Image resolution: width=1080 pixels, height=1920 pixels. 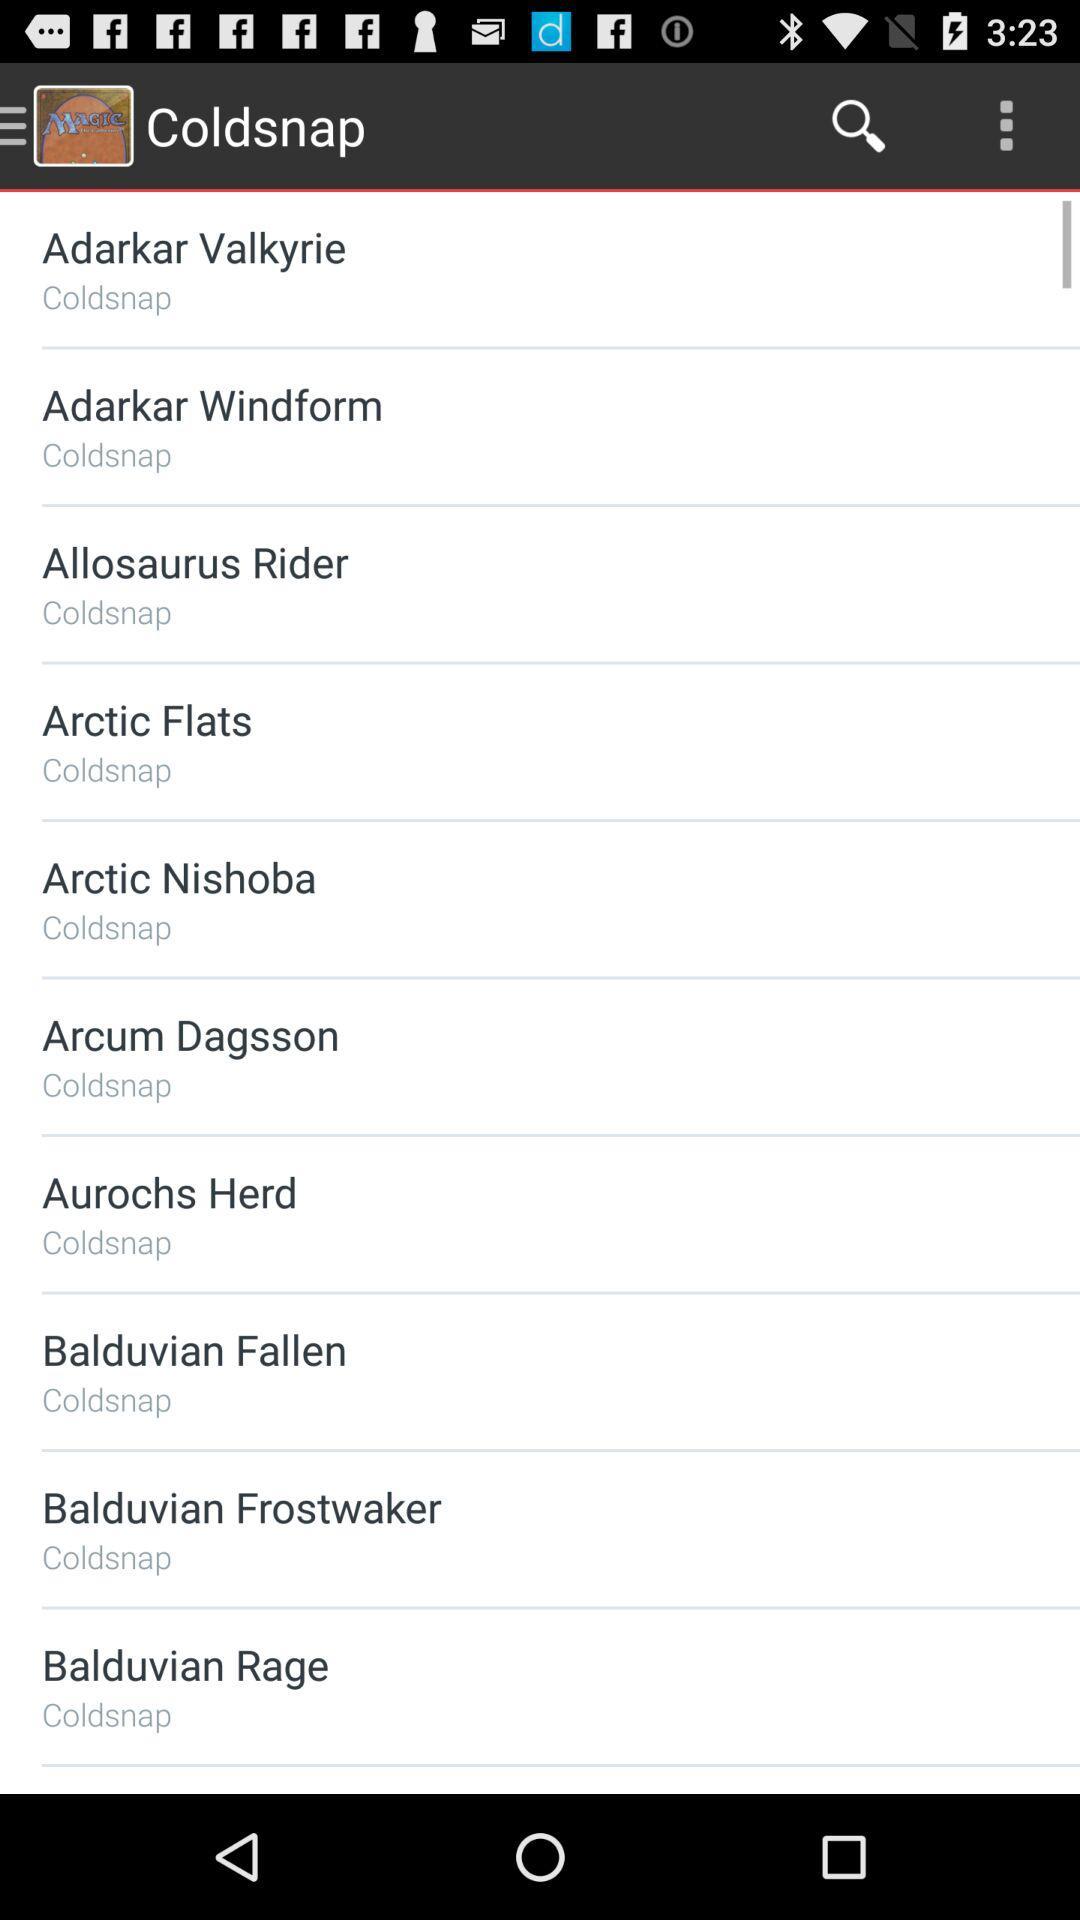 What do you see at coordinates (507, 719) in the screenshot?
I see `the arctic flats` at bounding box center [507, 719].